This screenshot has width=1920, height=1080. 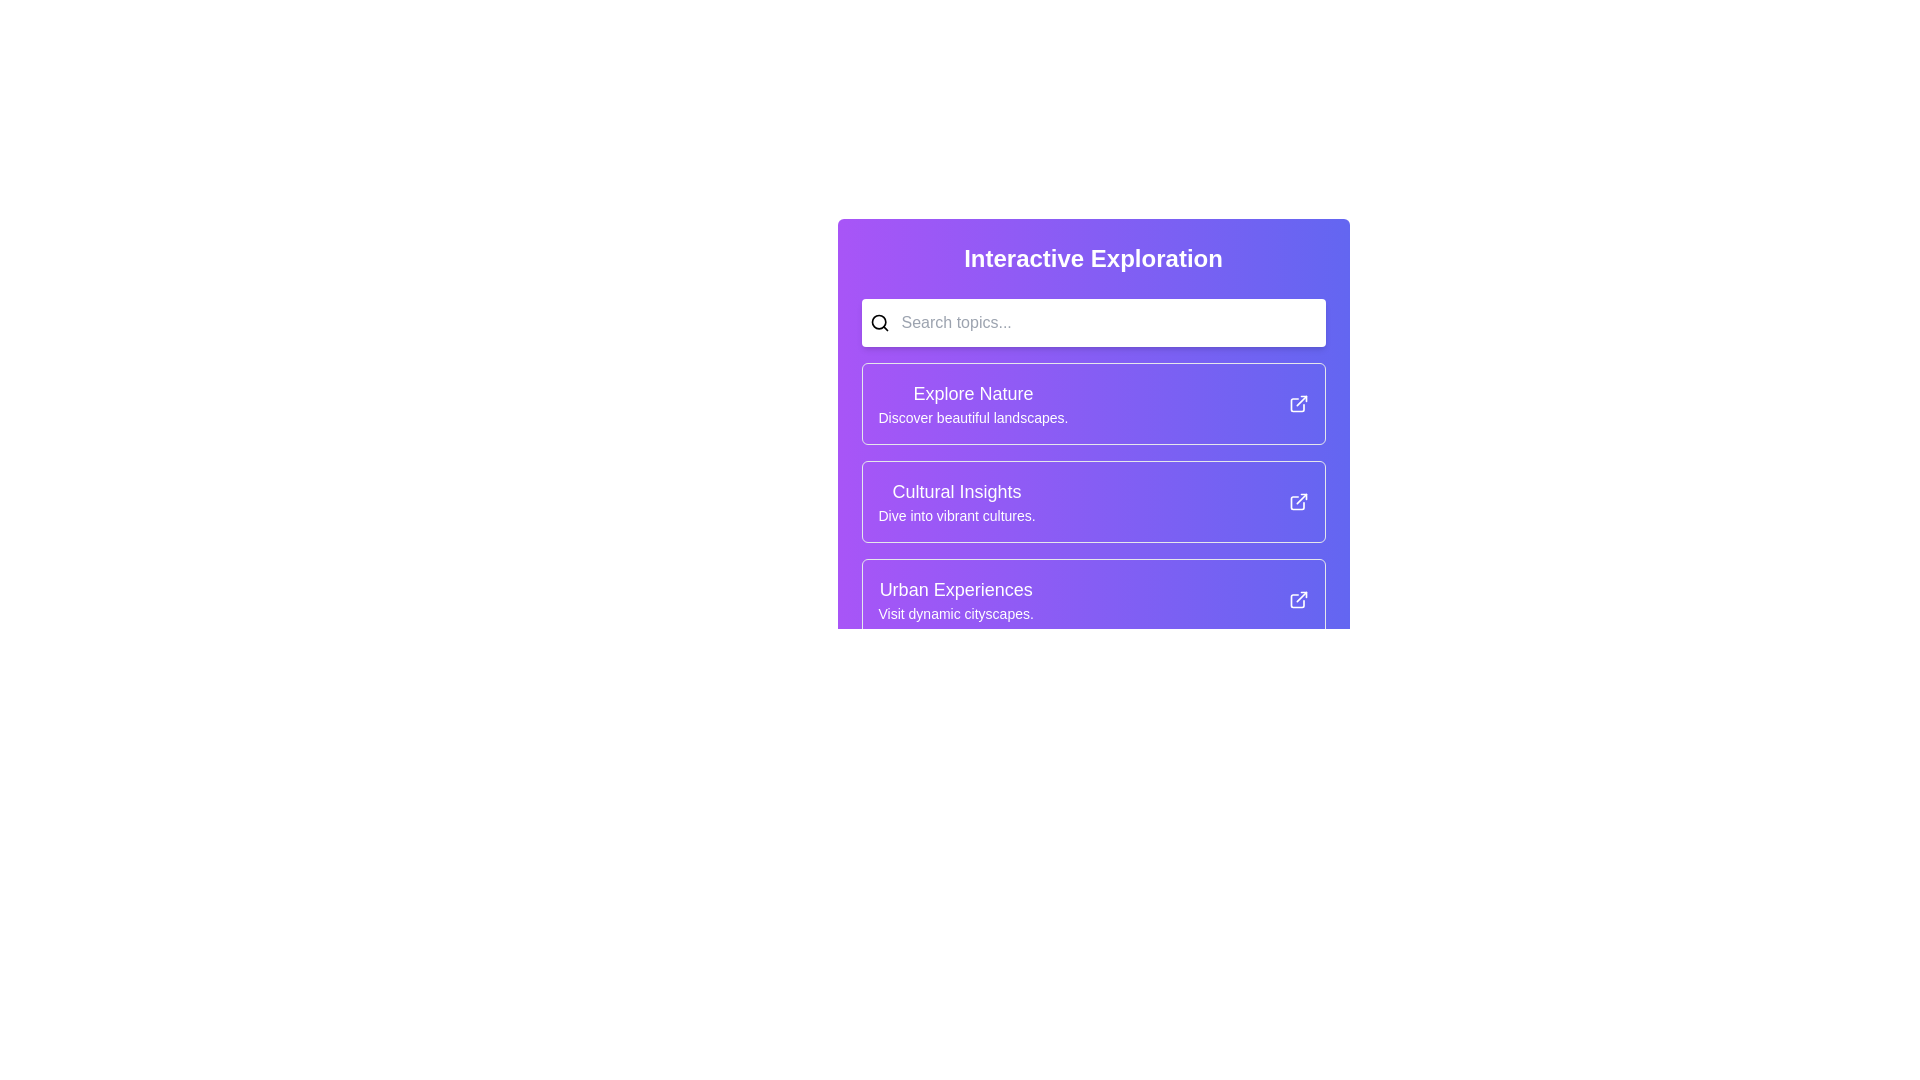 What do you see at coordinates (955, 589) in the screenshot?
I see `the Text Label that serves as a title or heading for the section, positioned at the top of the third rectangular section of the interface` at bounding box center [955, 589].